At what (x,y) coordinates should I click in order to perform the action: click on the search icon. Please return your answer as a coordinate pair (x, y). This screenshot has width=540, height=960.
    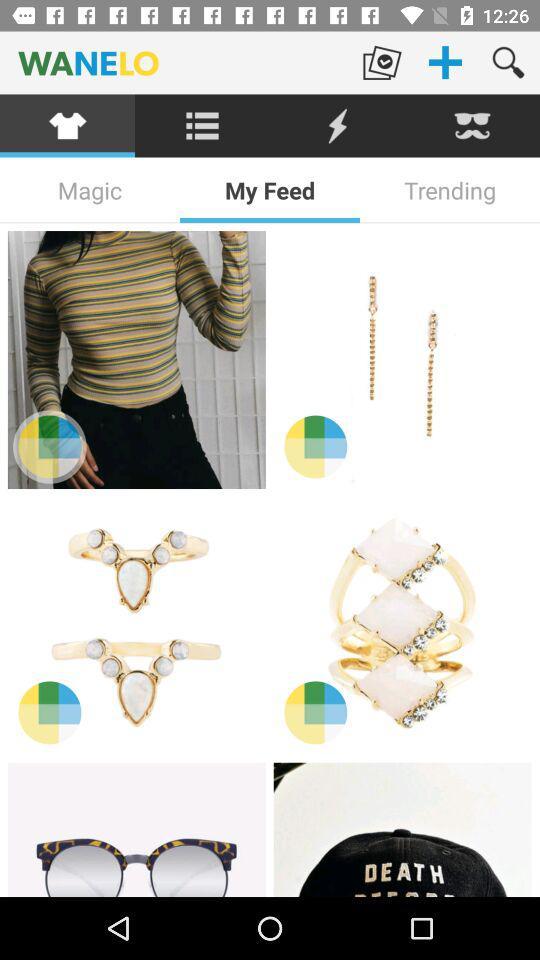
    Looking at the image, I should click on (508, 62).